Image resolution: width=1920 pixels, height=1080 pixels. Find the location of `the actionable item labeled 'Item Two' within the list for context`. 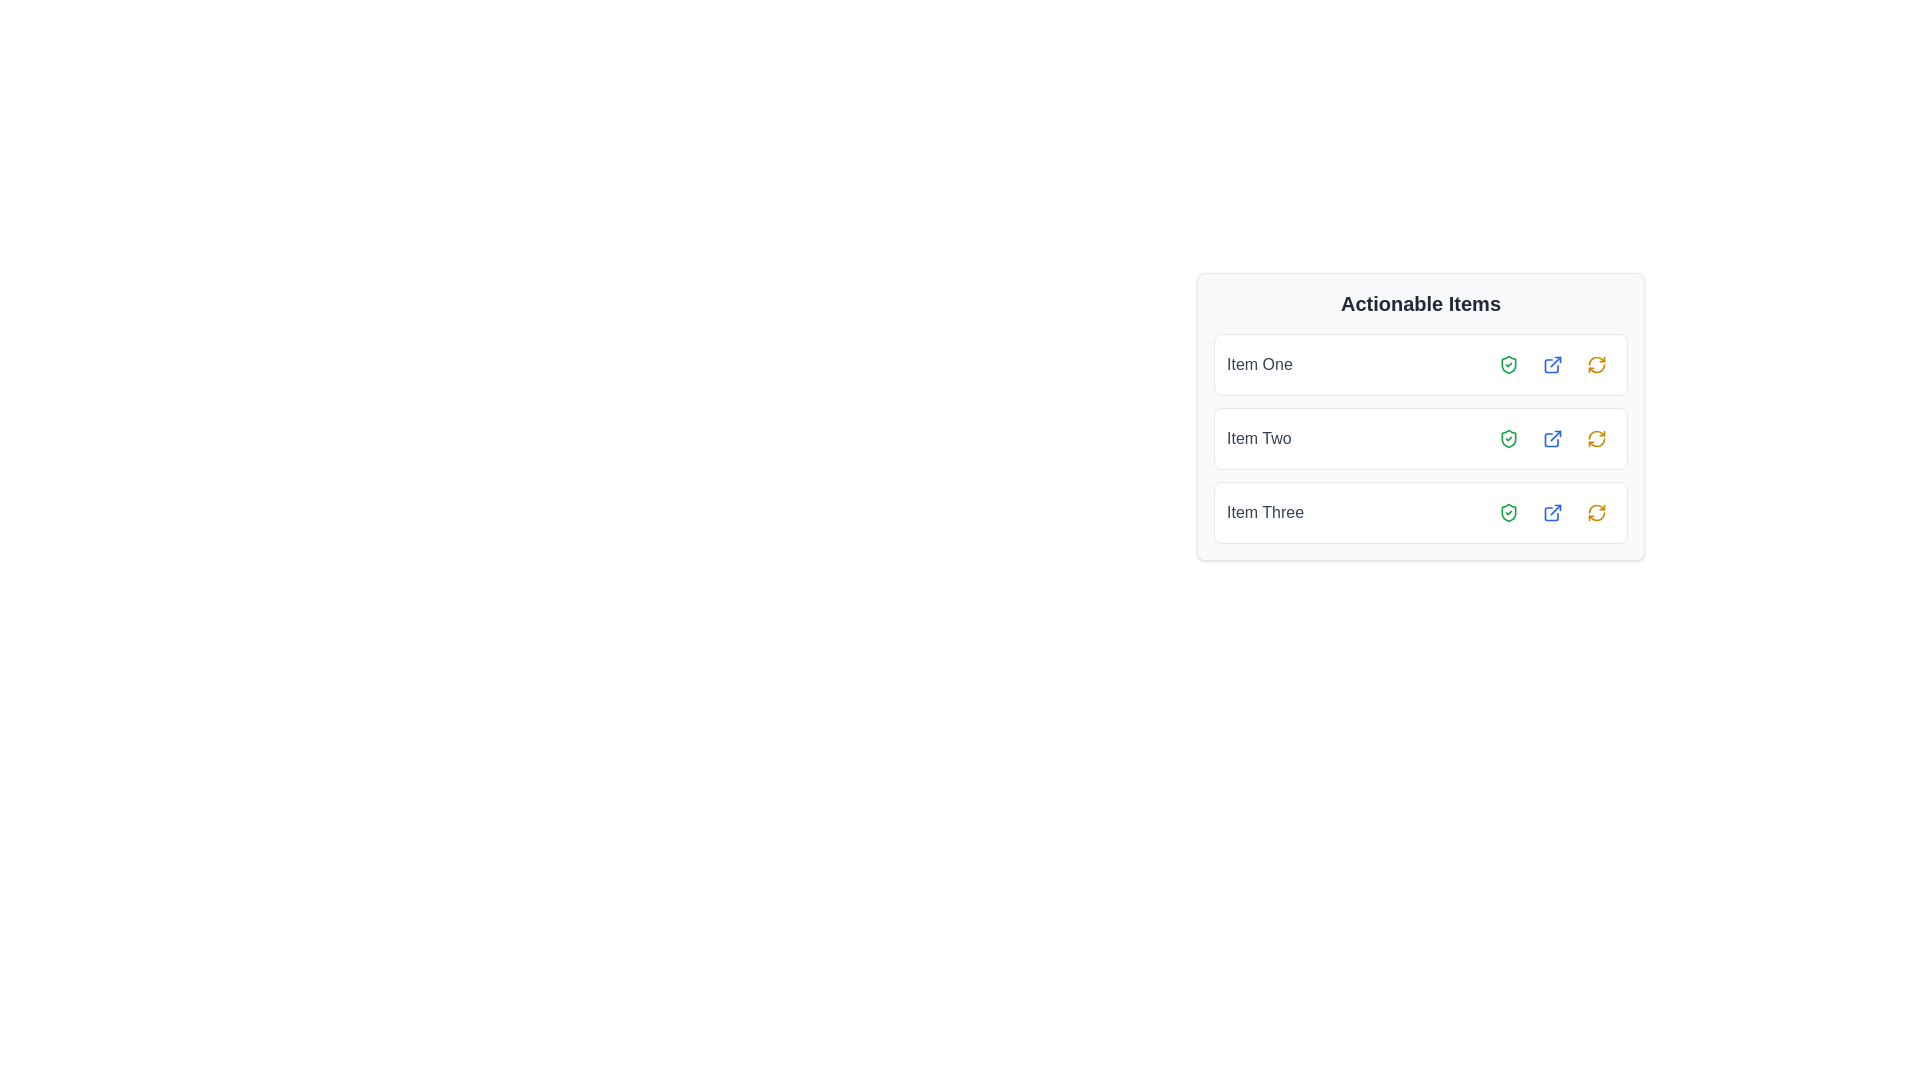

the actionable item labeled 'Item Two' within the list for context is located at coordinates (1419, 438).